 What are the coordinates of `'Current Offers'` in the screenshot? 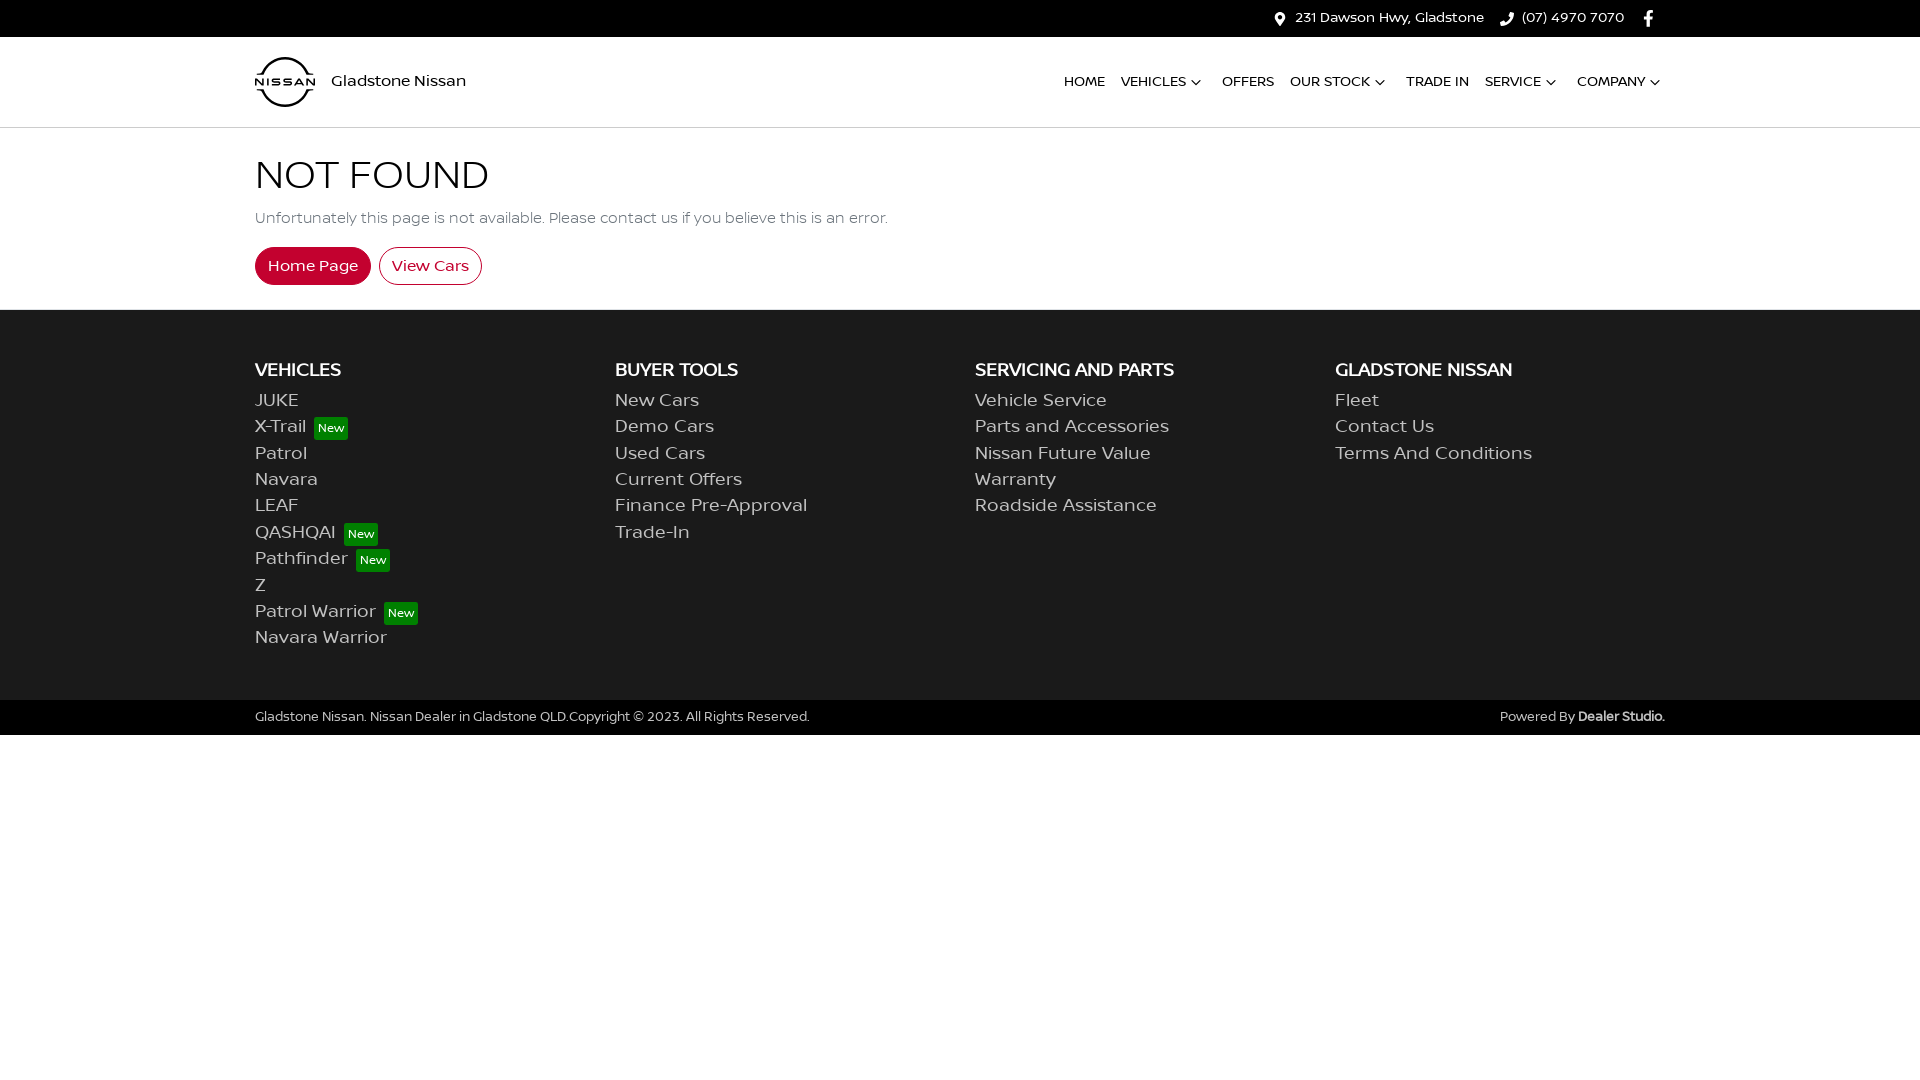 It's located at (678, 479).